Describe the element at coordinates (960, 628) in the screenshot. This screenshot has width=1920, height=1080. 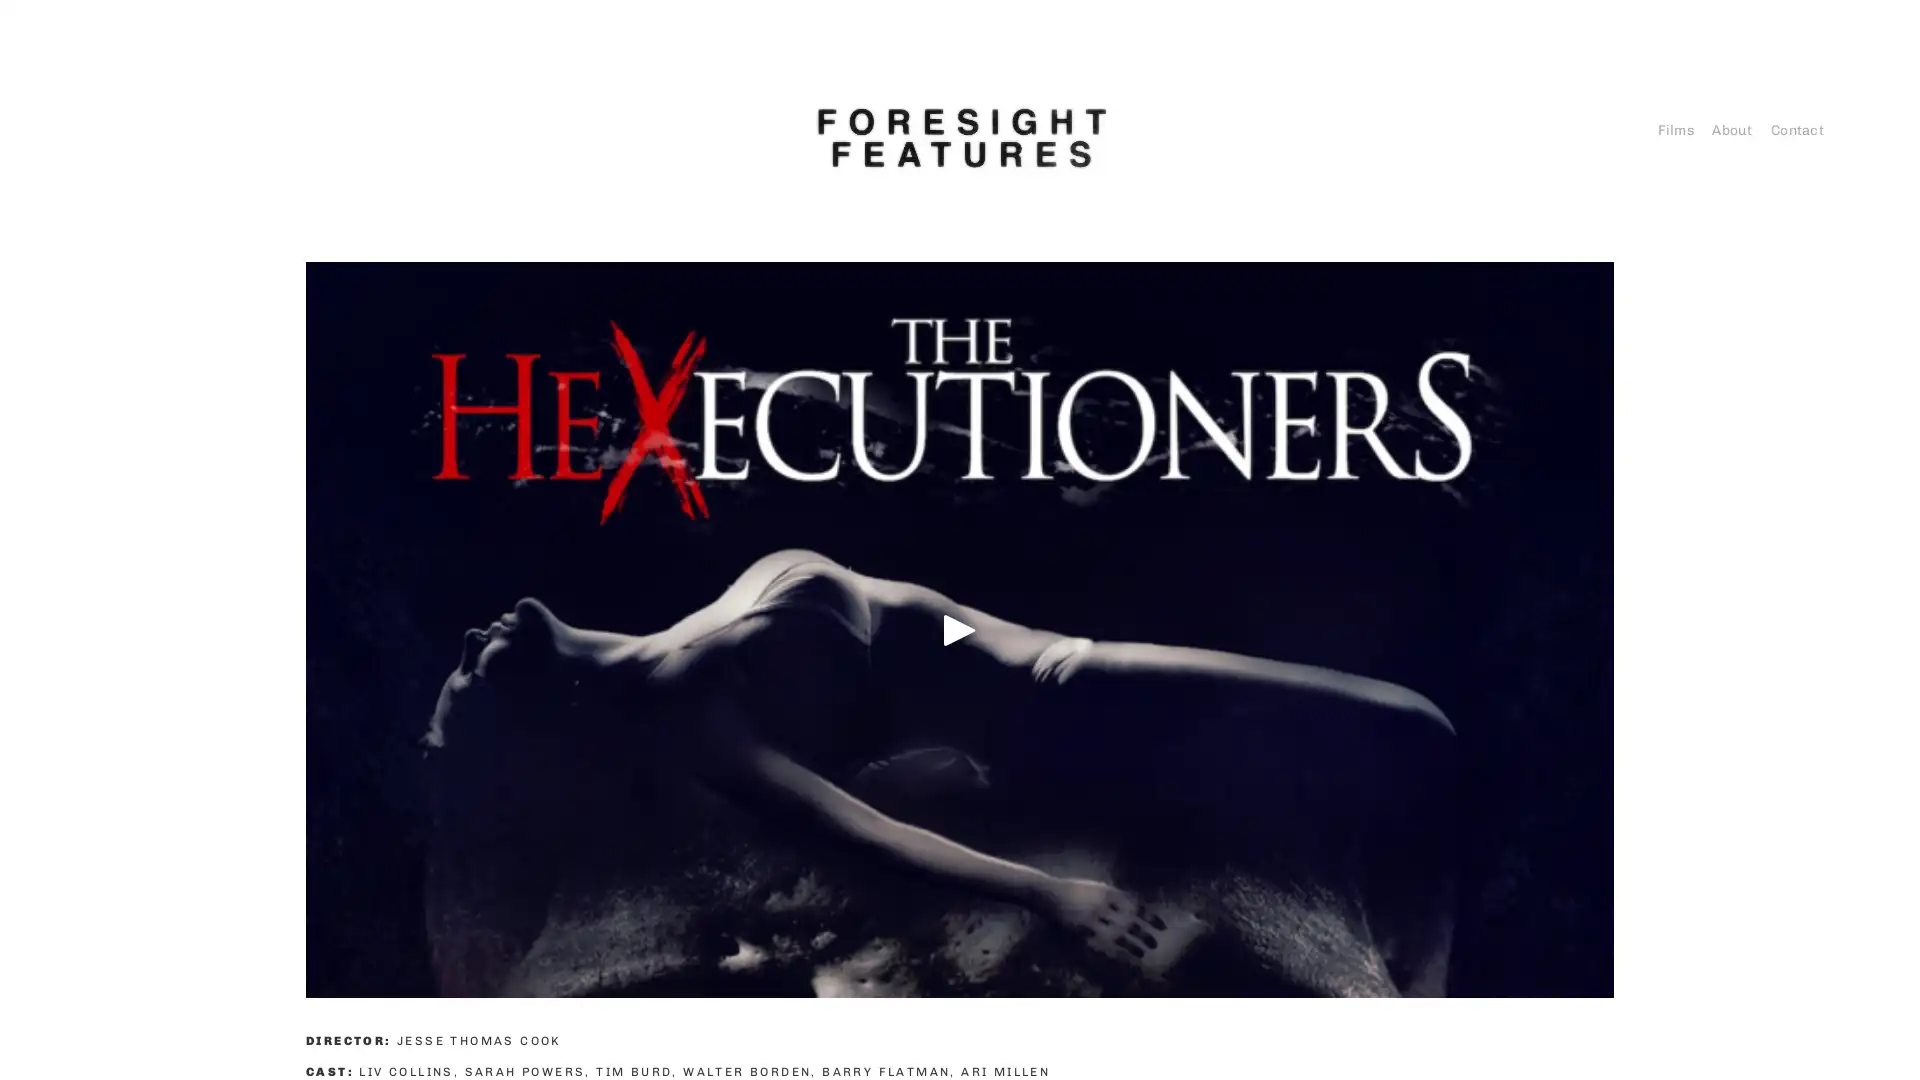
I see `Play` at that location.